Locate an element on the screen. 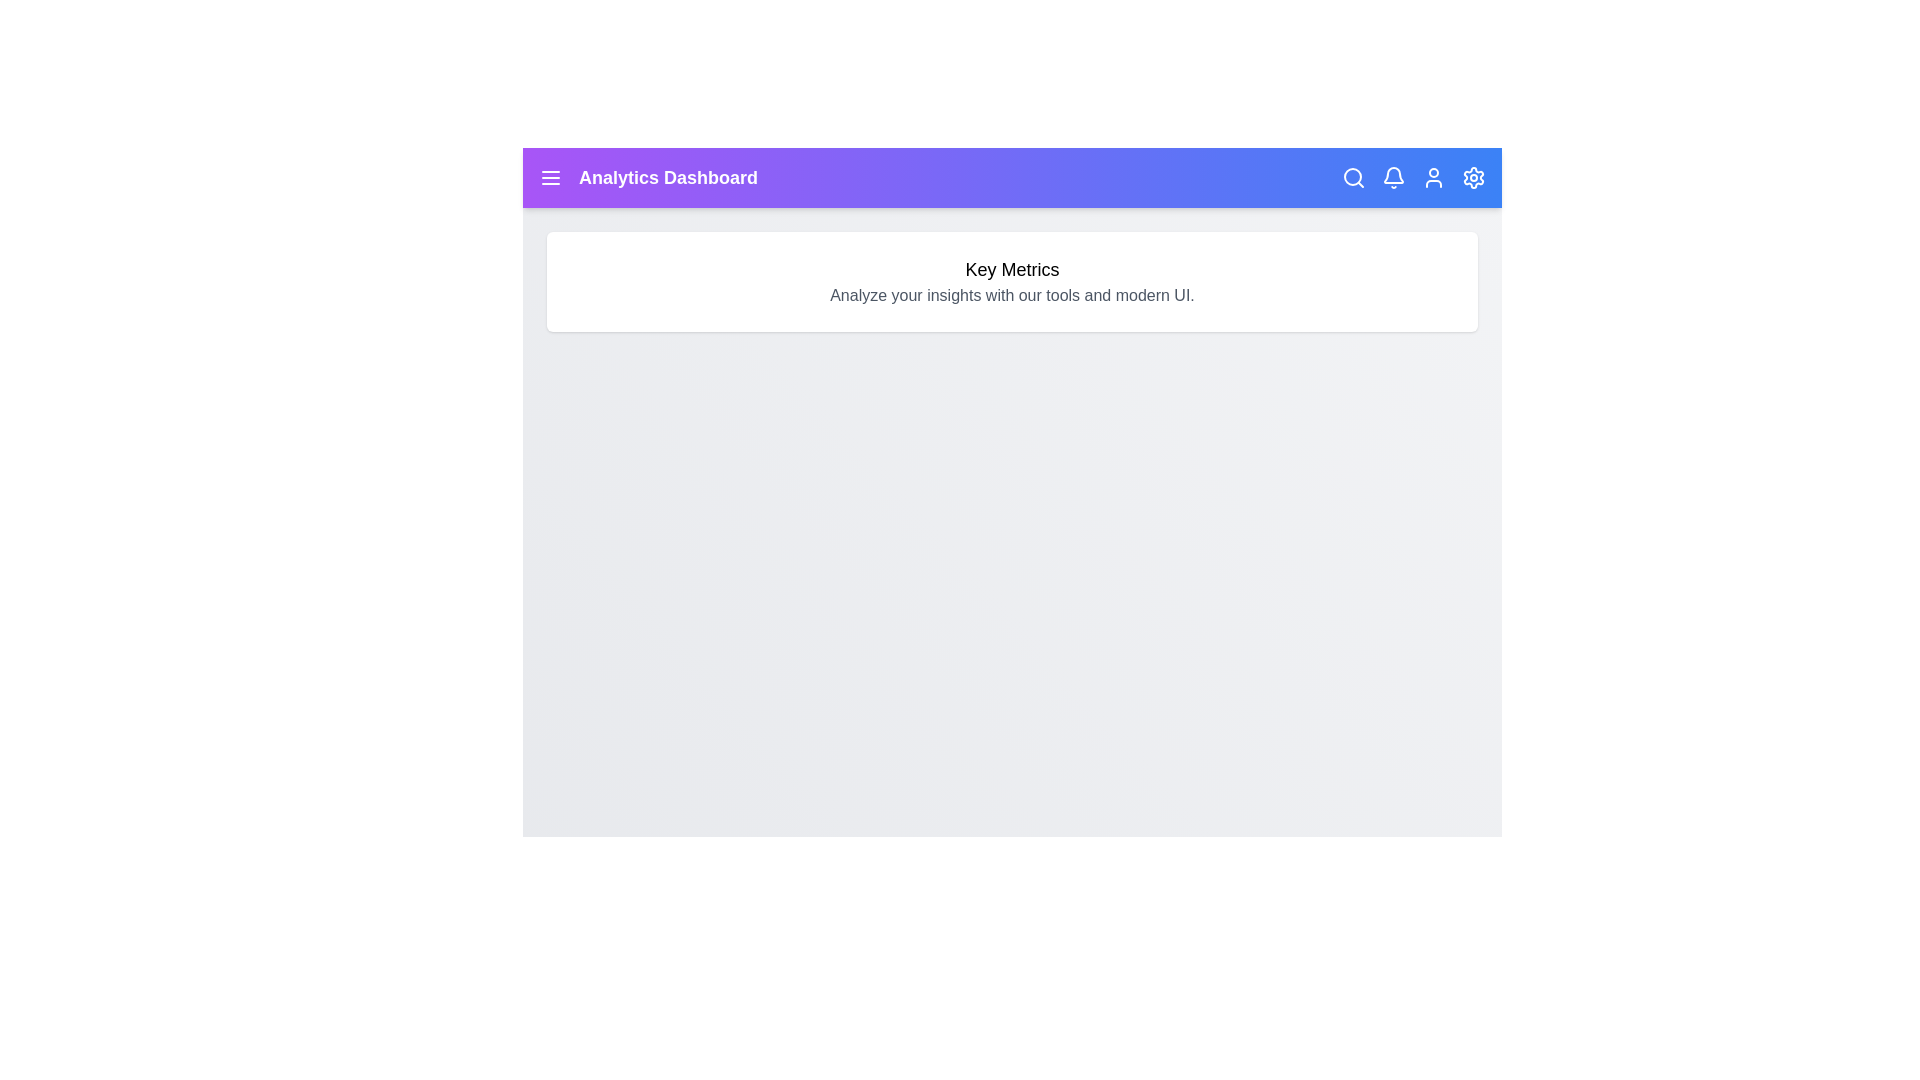 The height and width of the screenshot is (1080, 1920). the bell icon to view notifications is located at coordinates (1392, 176).